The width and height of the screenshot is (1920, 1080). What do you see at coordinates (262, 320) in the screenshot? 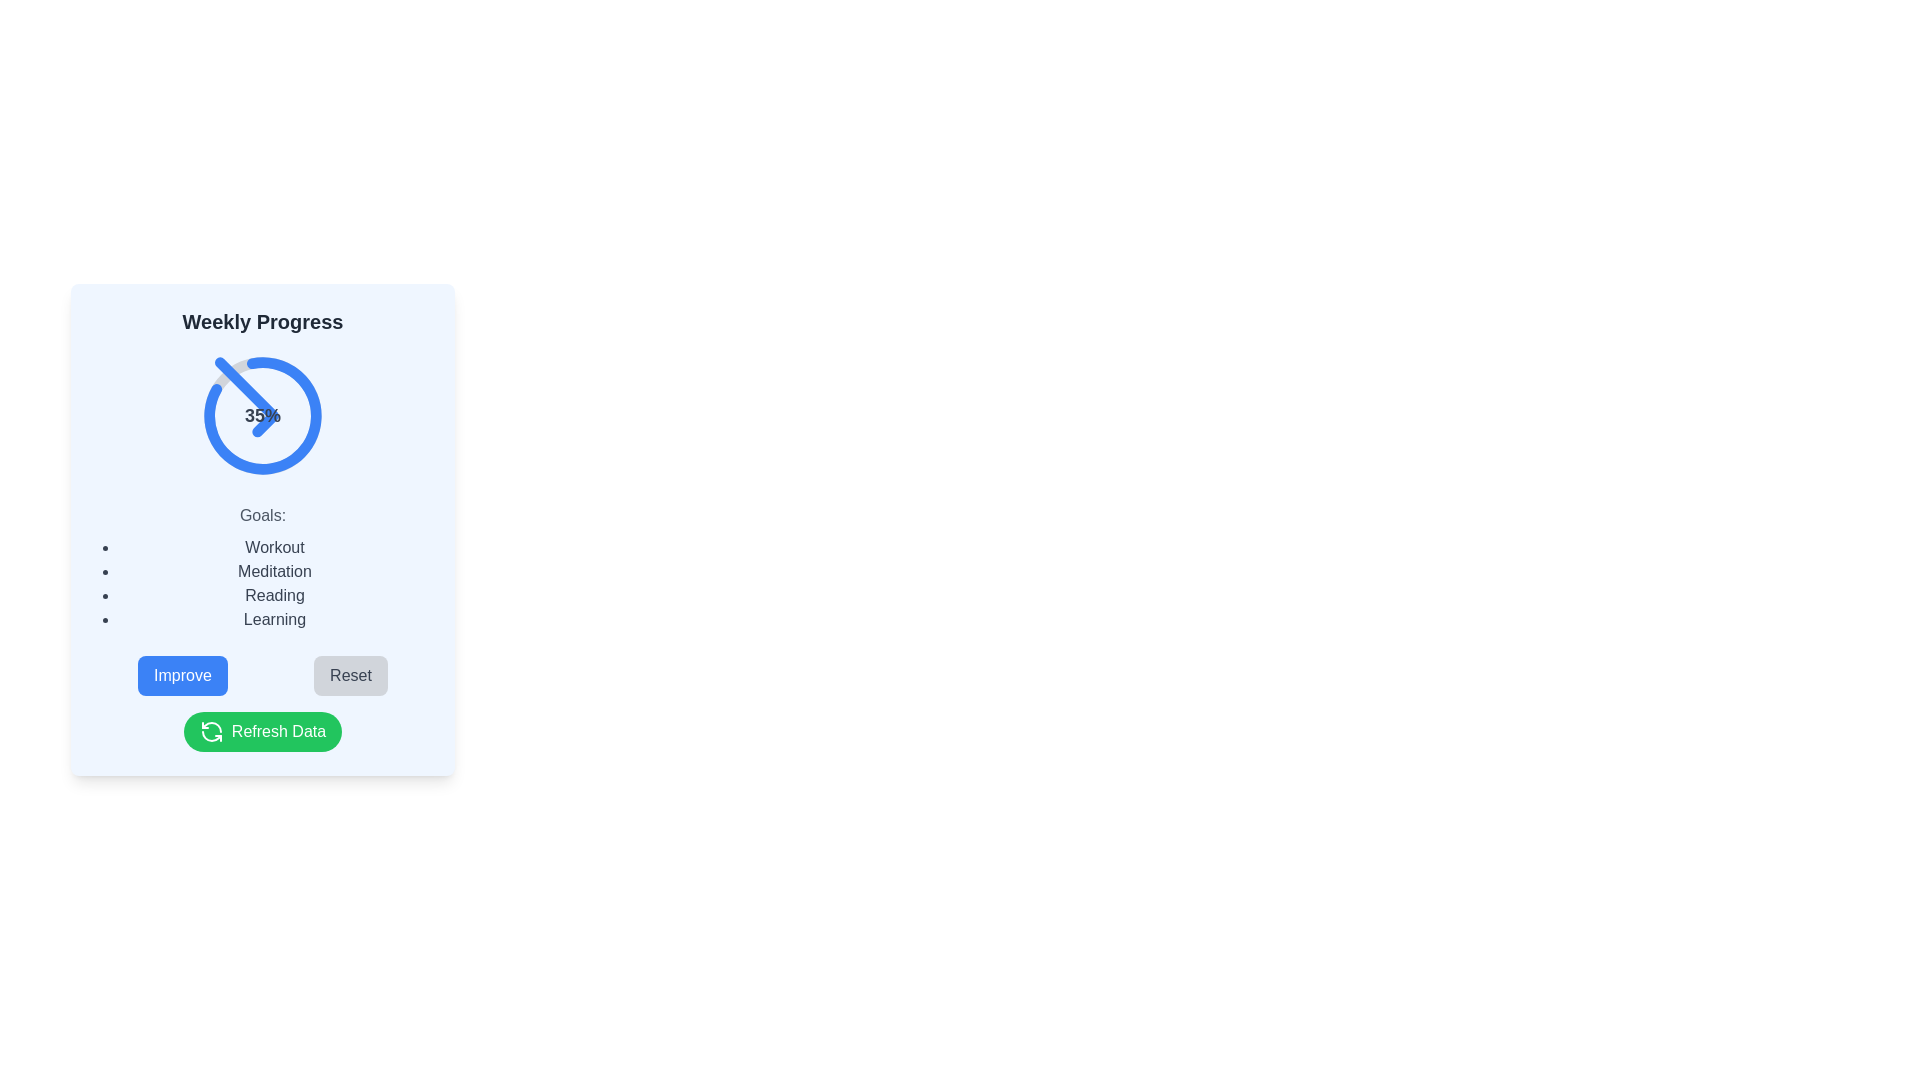
I see `the title text block that serves as a heading for the card, located at the top part of the card above the circular progress indicator` at bounding box center [262, 320].